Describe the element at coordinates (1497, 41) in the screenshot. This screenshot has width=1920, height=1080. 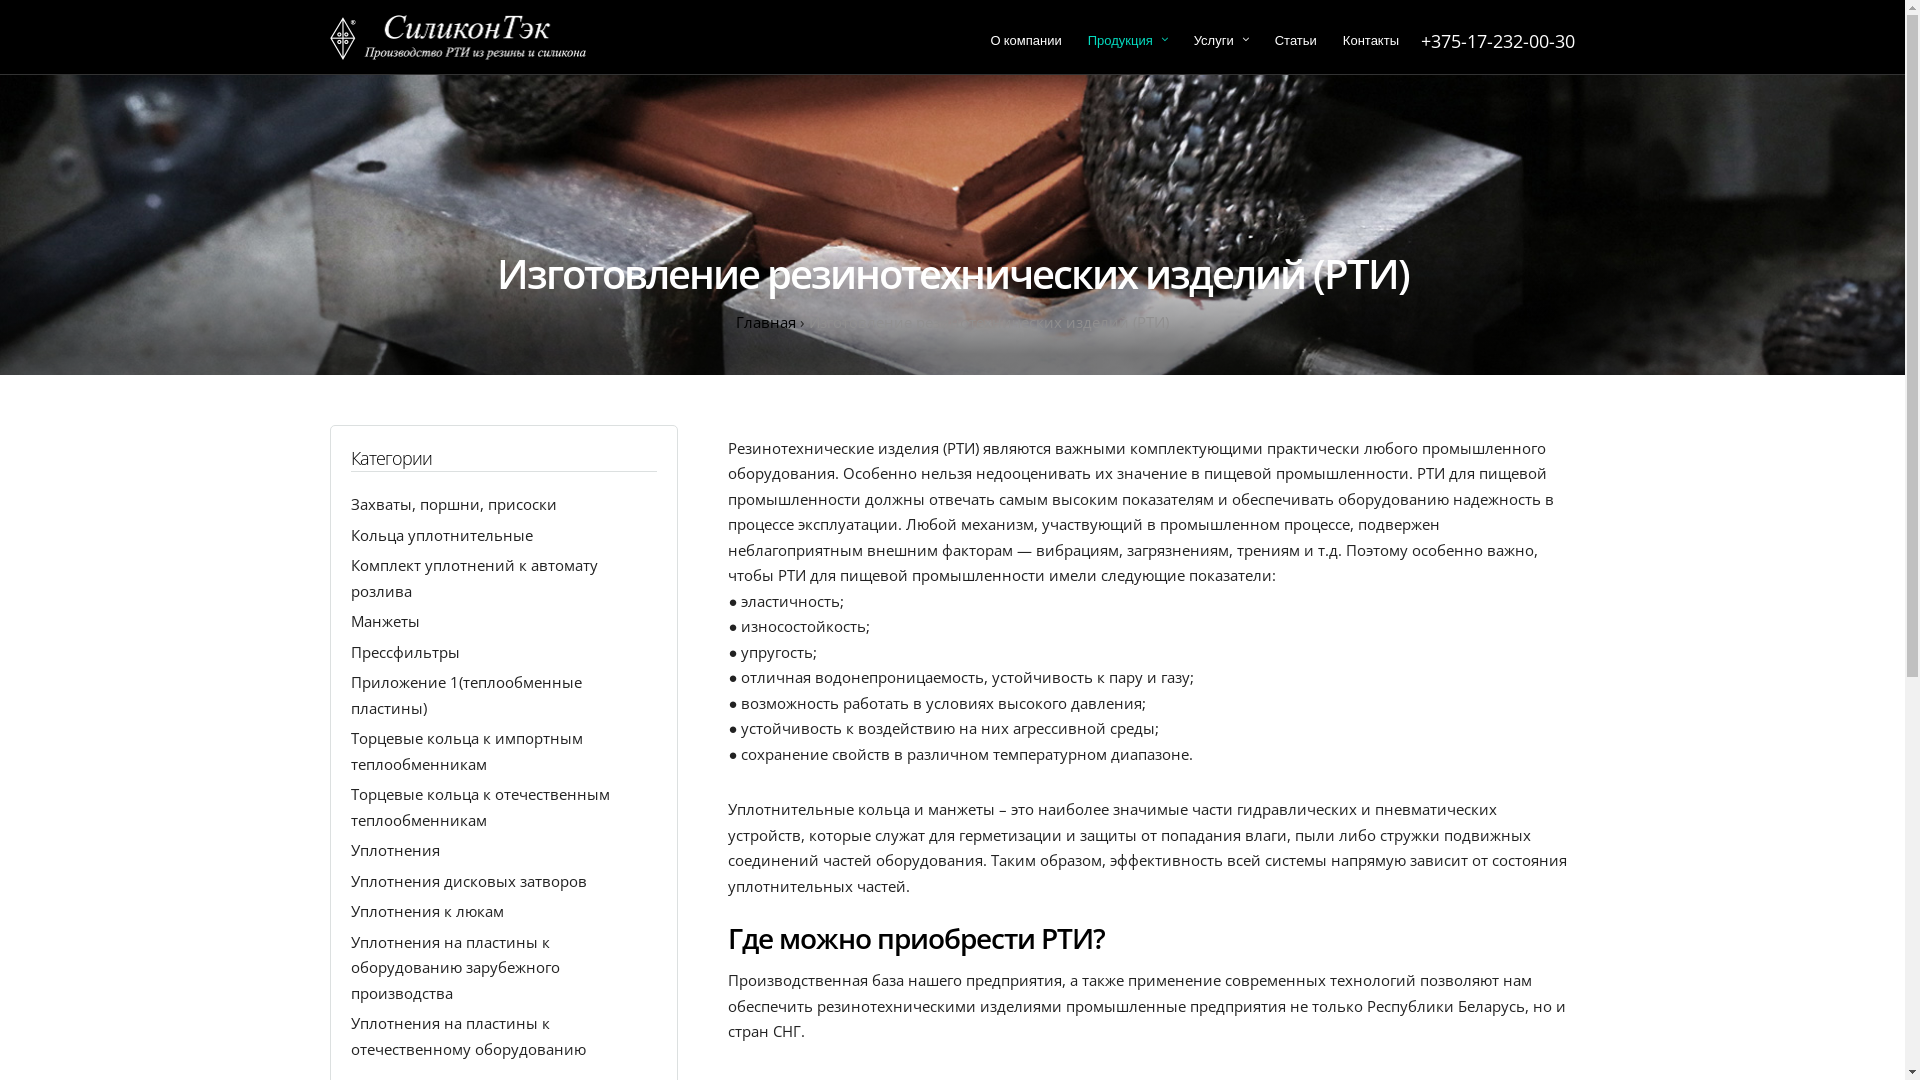
I see `'+375-17-232-00-30'` at that location.